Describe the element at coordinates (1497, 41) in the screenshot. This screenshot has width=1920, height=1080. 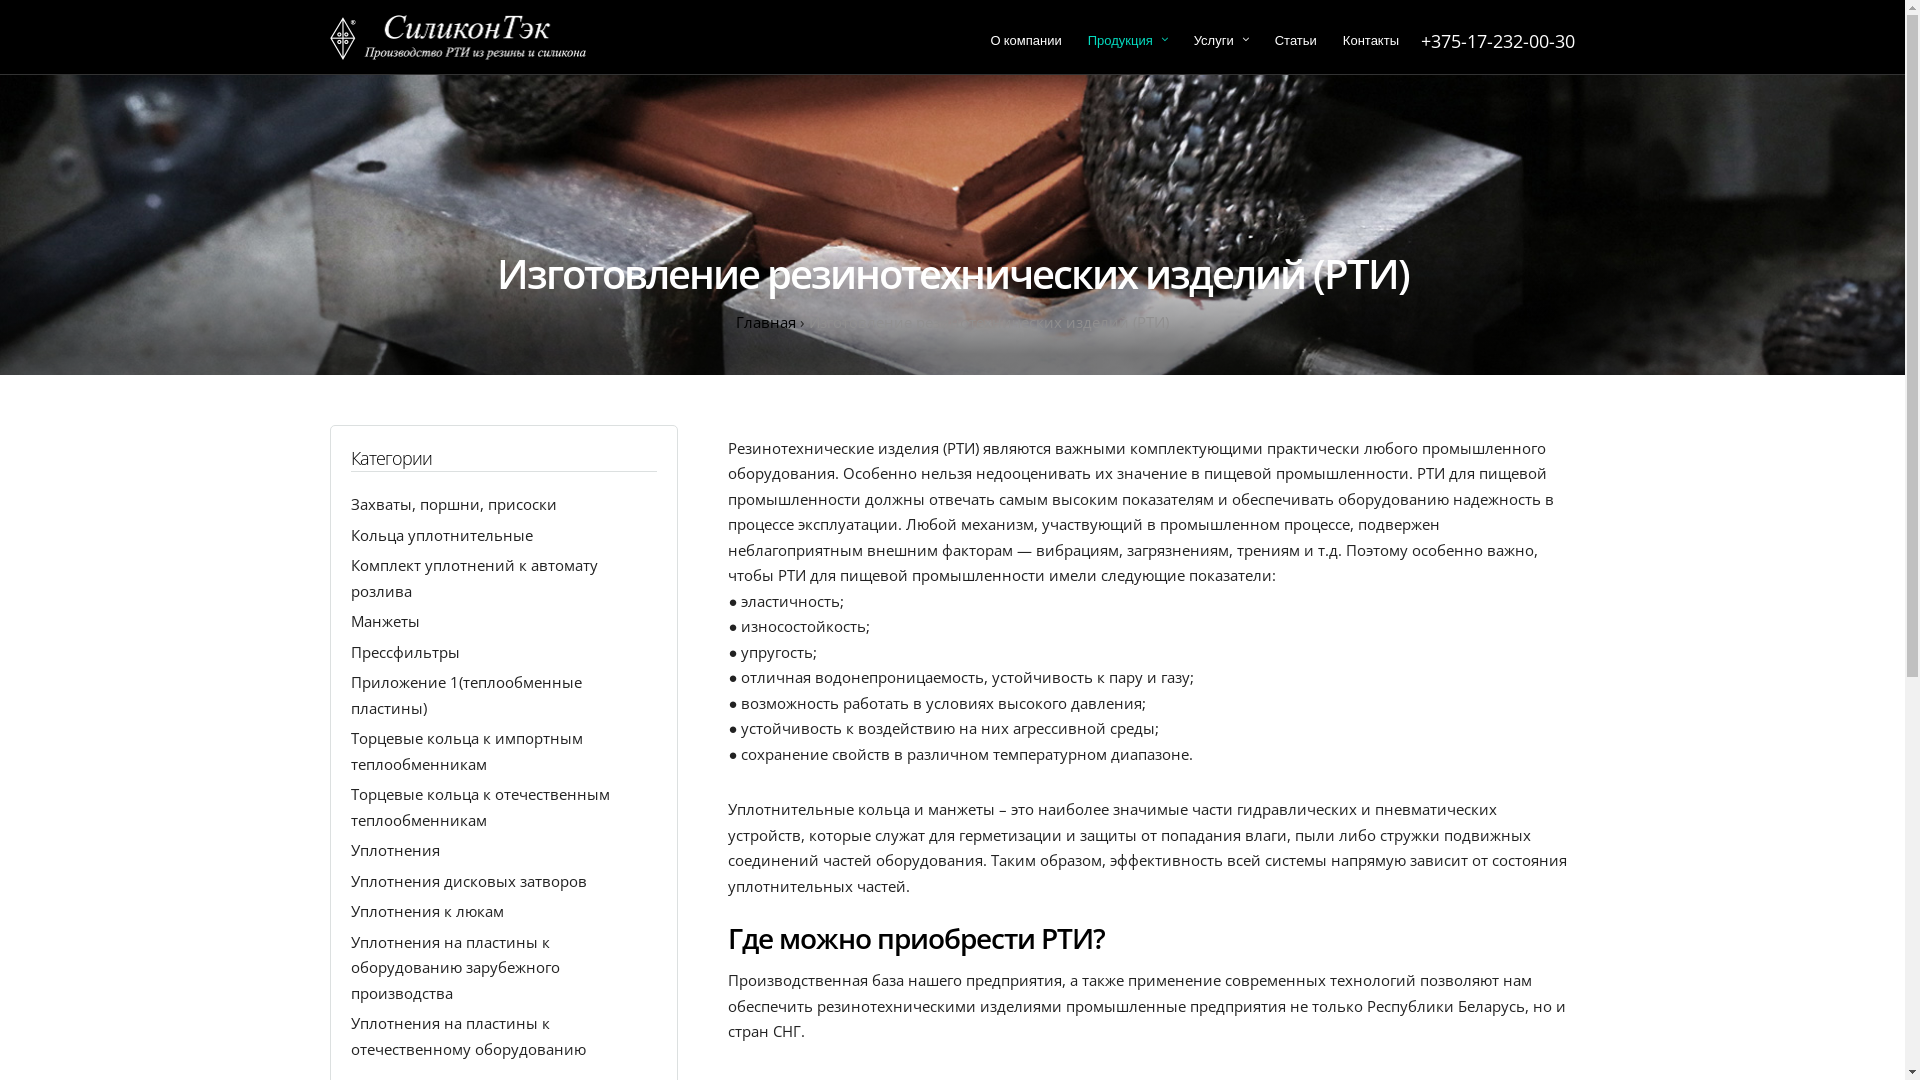
I see `'+375-17-232-00-30'` at that location.